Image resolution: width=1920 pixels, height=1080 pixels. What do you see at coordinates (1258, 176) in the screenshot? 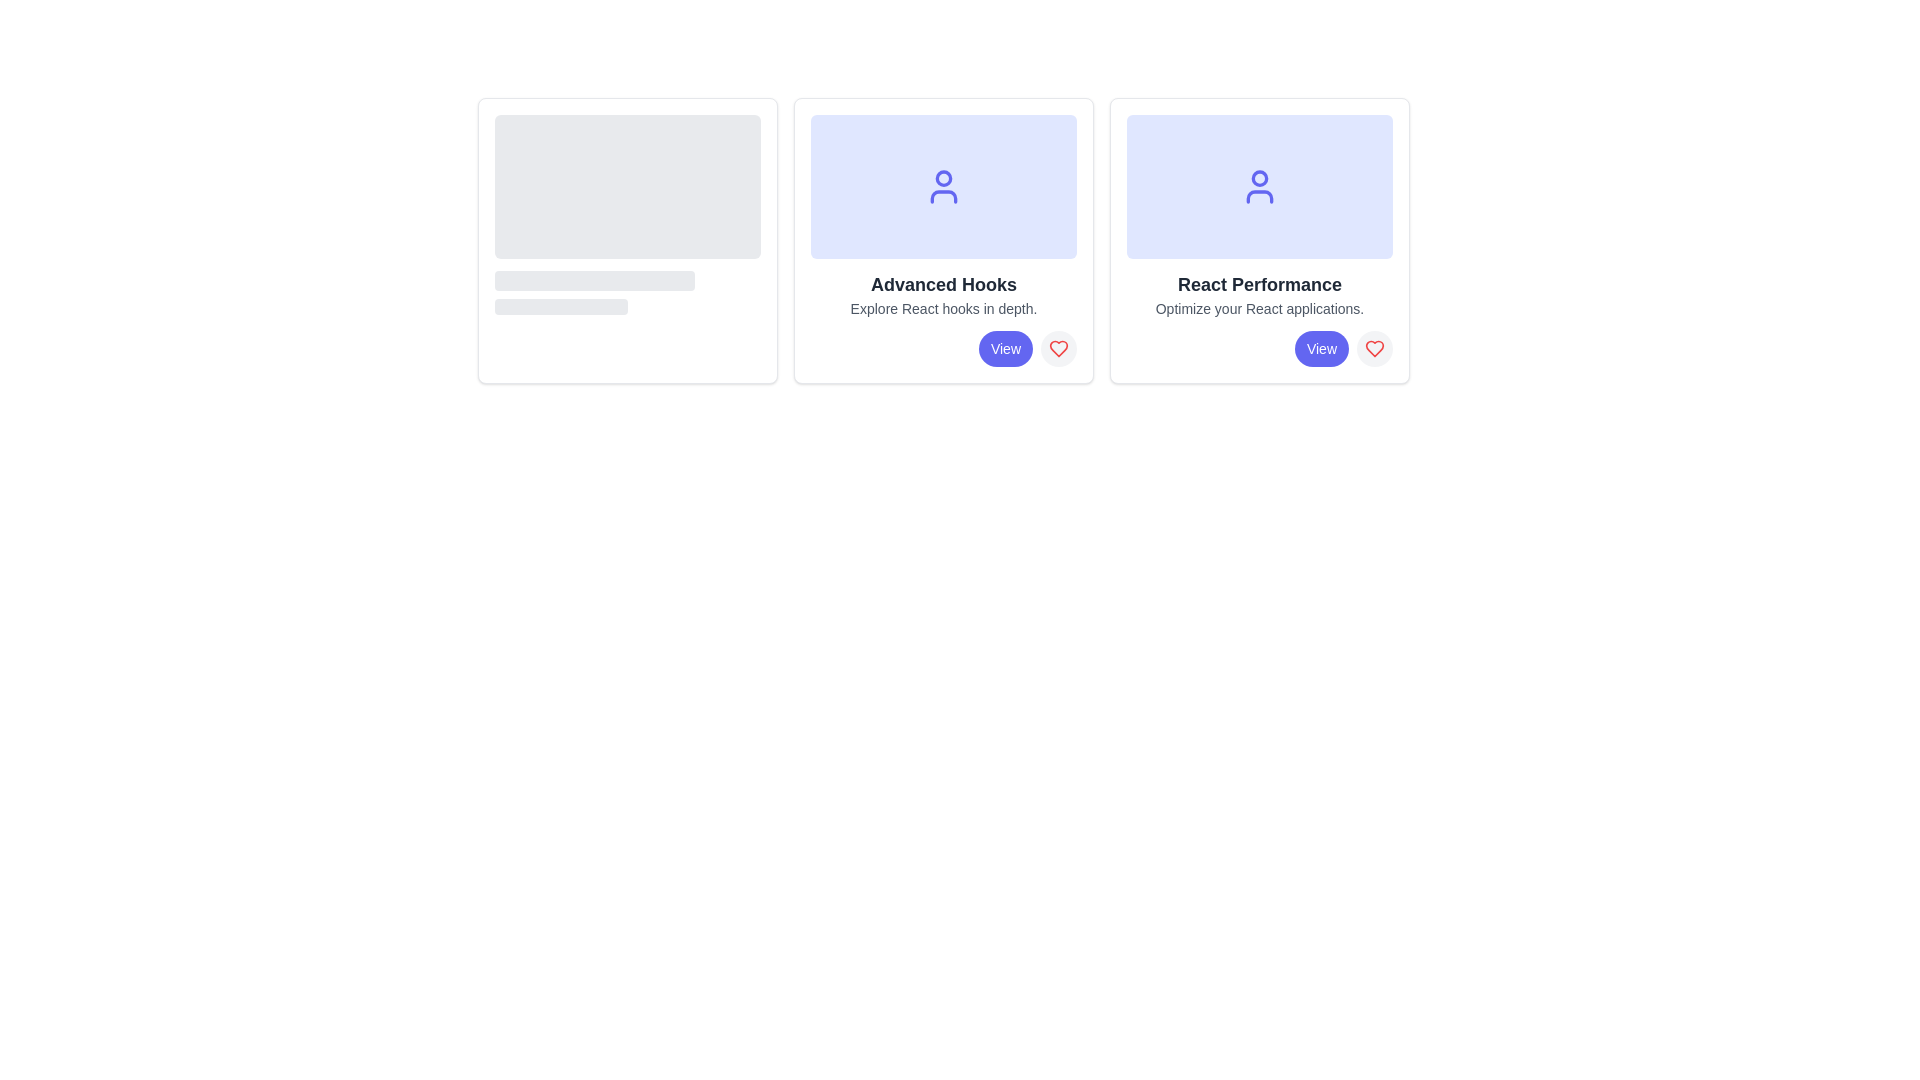
I see `the circular head shape in the user icon of the 'React Performance' card, which is part of a horizontally arranged card group` at bounding box center [1258, 176].